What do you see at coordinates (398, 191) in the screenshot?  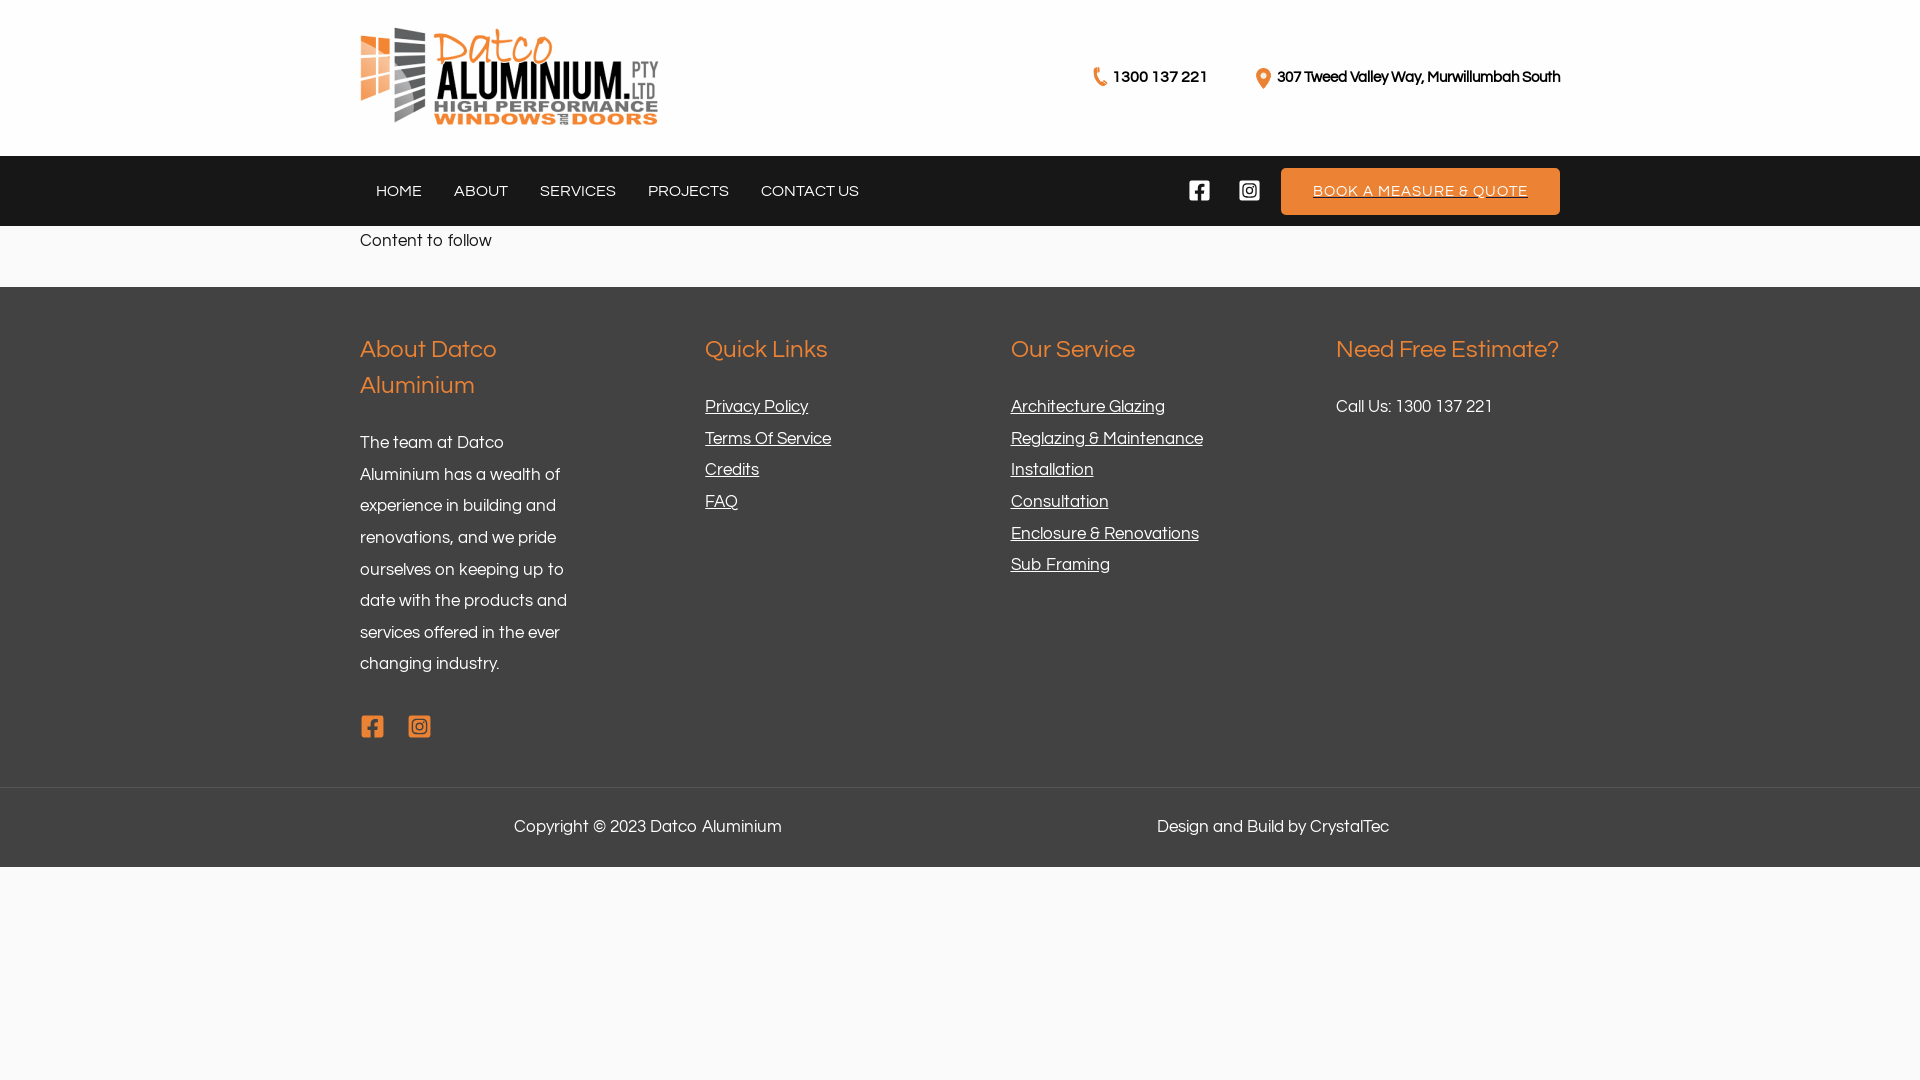 I see `'HOME'` at bounding box center [398, 191].